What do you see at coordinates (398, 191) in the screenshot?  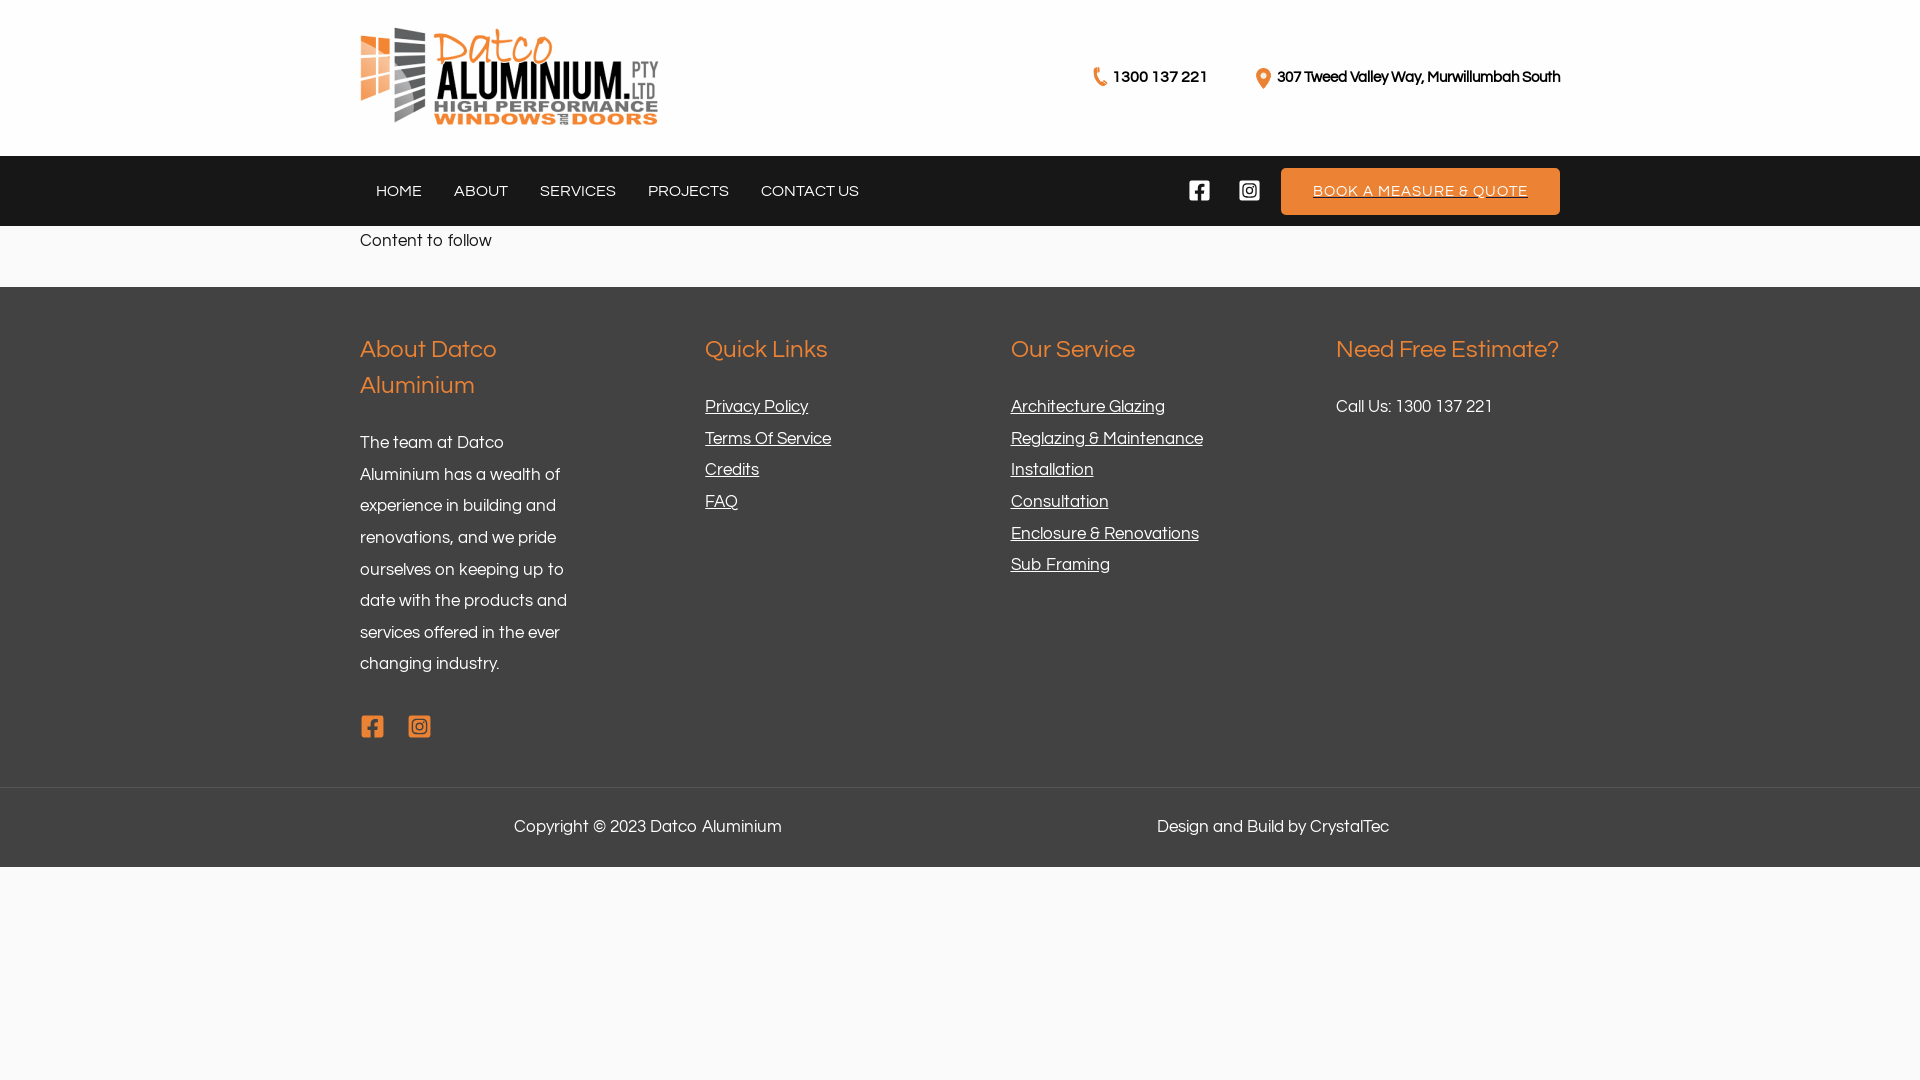 I see `'HOME'` at bounding box center [398, 191].